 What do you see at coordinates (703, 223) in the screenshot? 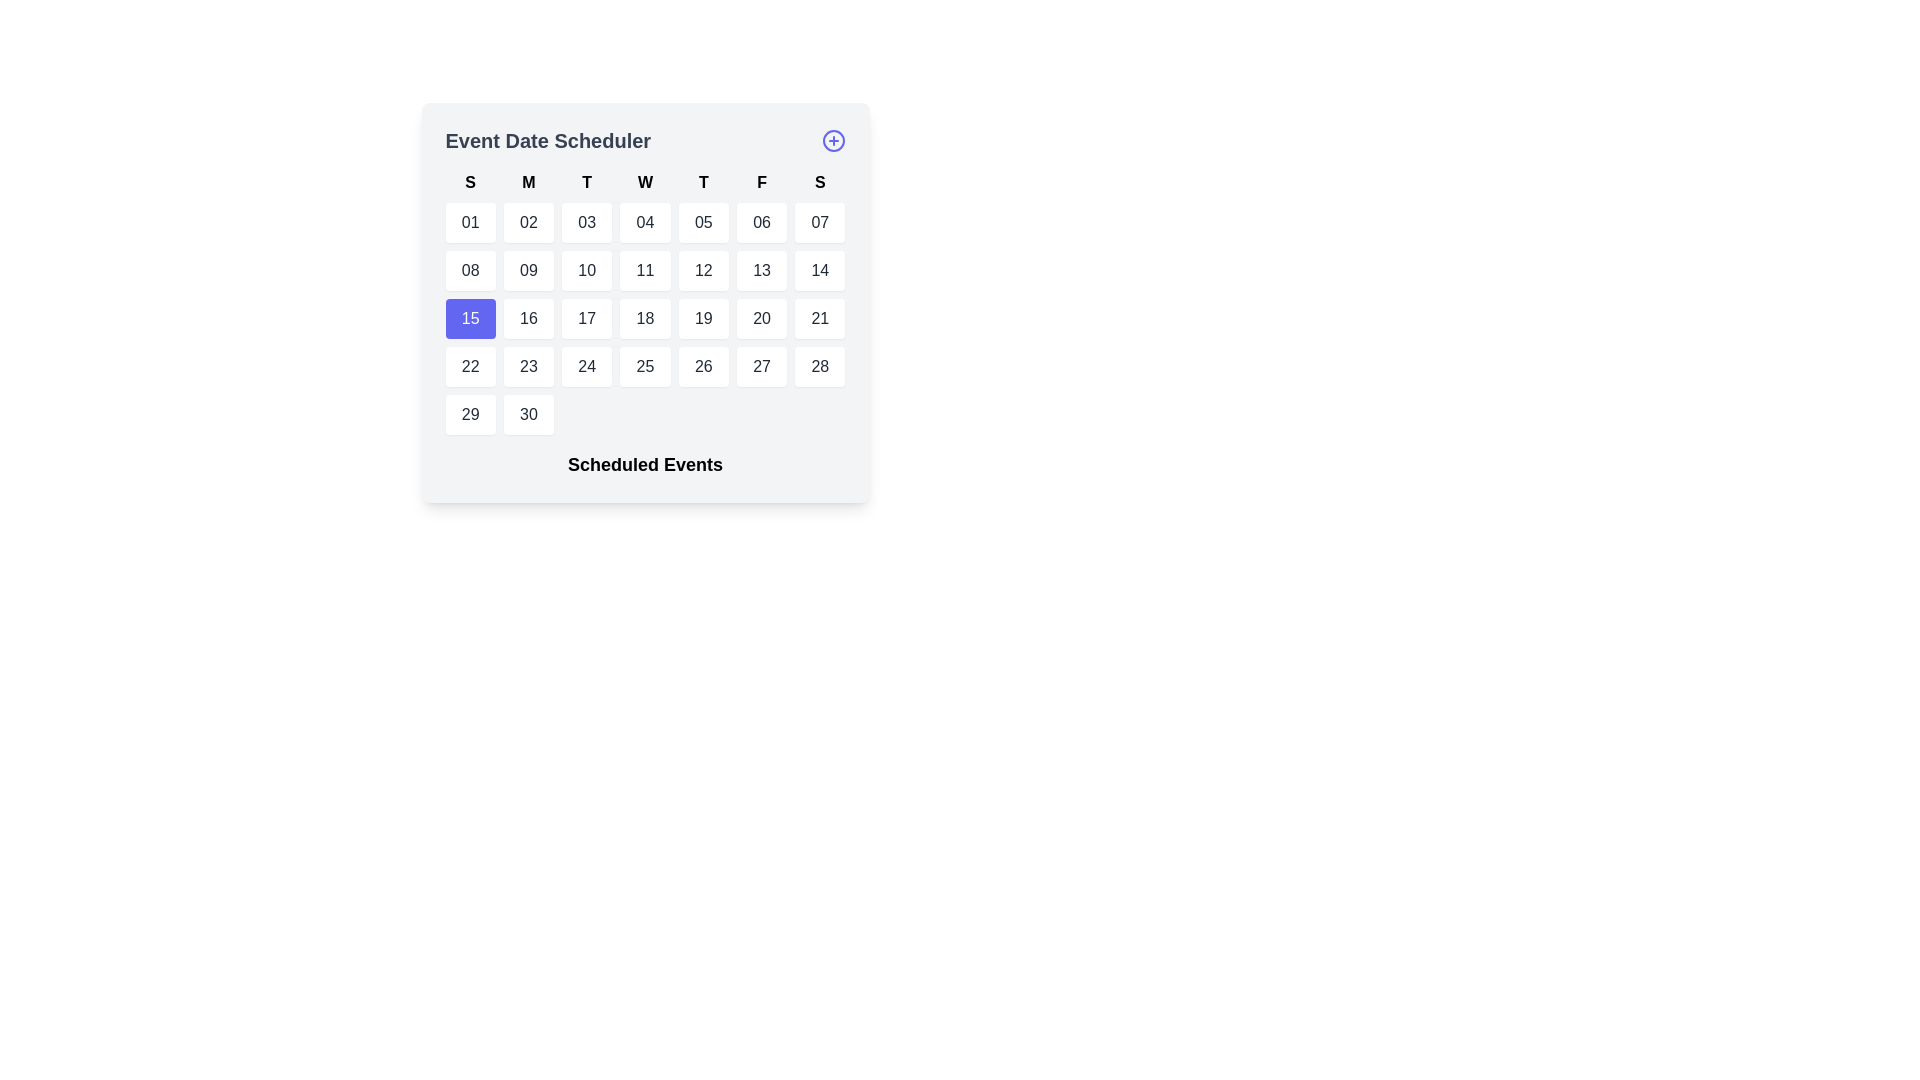
I see `the button displaying the number '05' in the calendar layout` at bounding box center [703, 223].